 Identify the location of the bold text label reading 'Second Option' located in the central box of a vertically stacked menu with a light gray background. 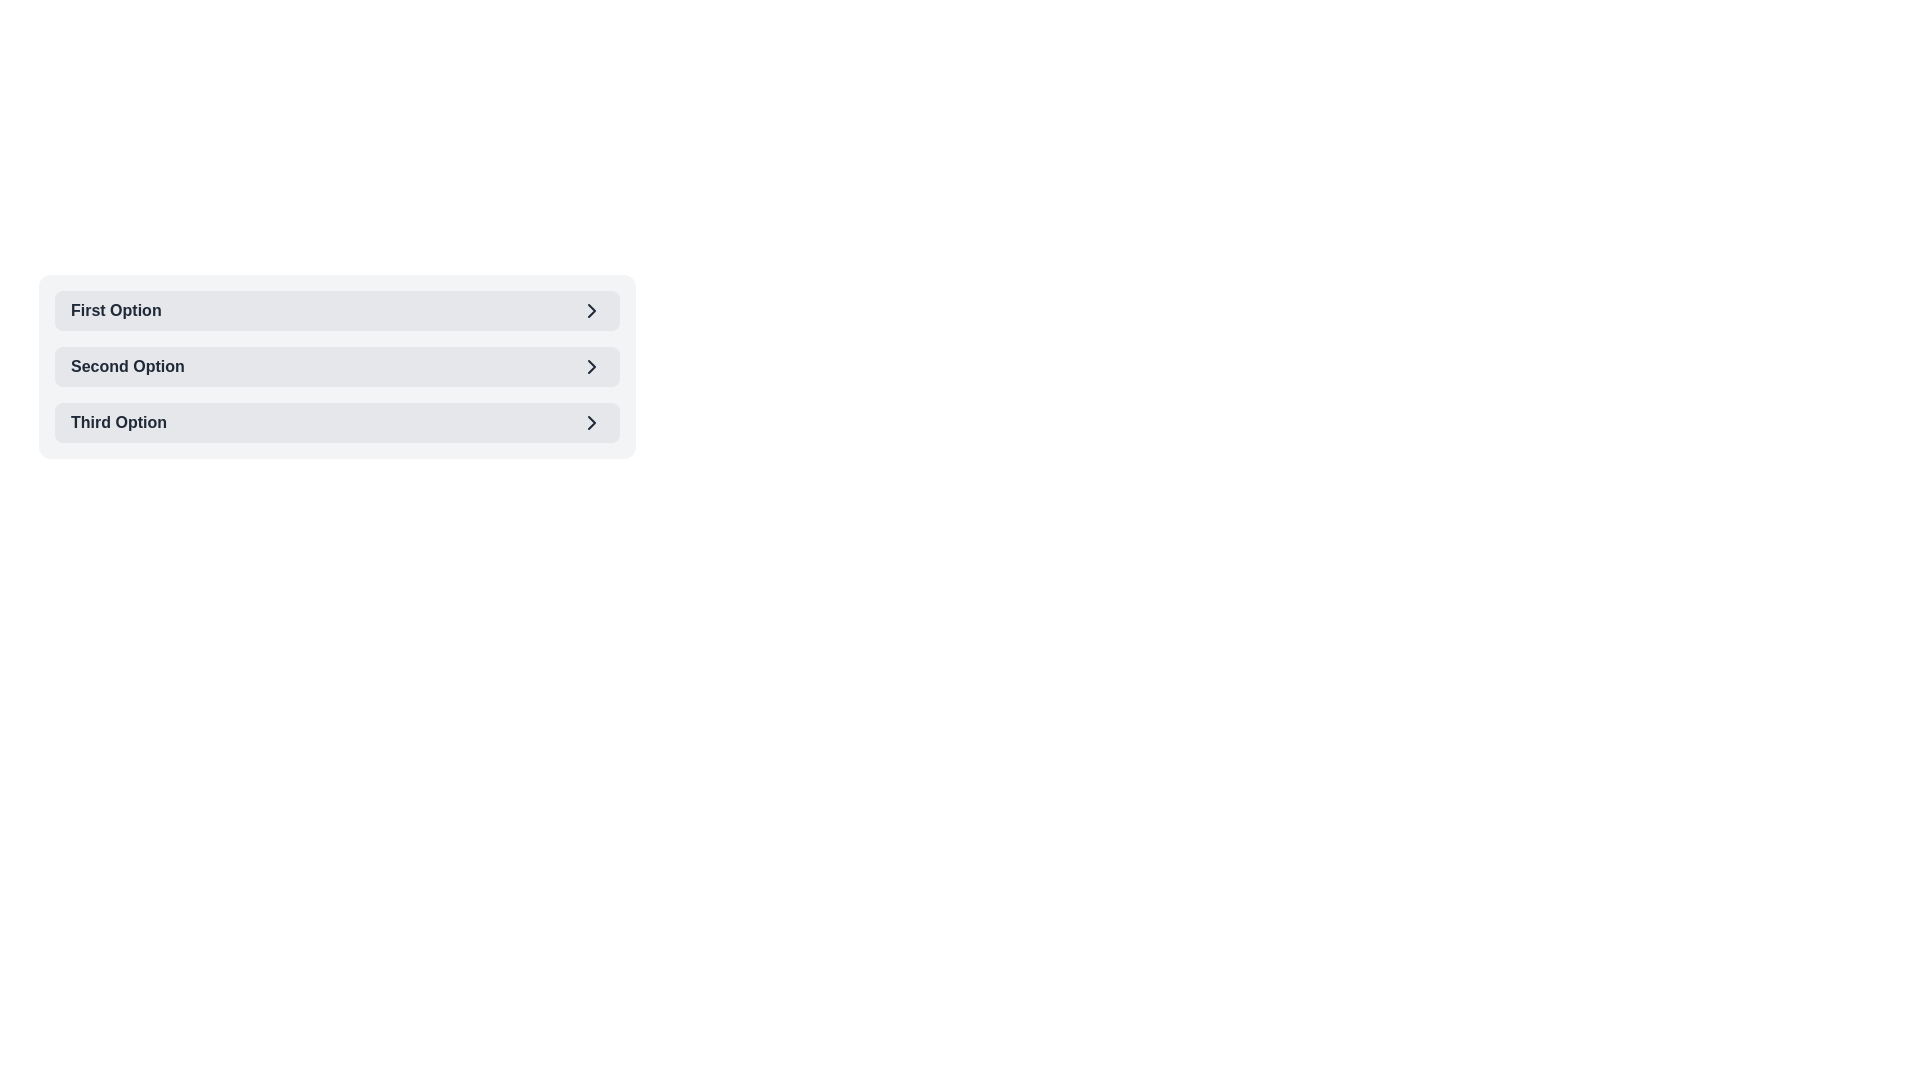
(126, 366).